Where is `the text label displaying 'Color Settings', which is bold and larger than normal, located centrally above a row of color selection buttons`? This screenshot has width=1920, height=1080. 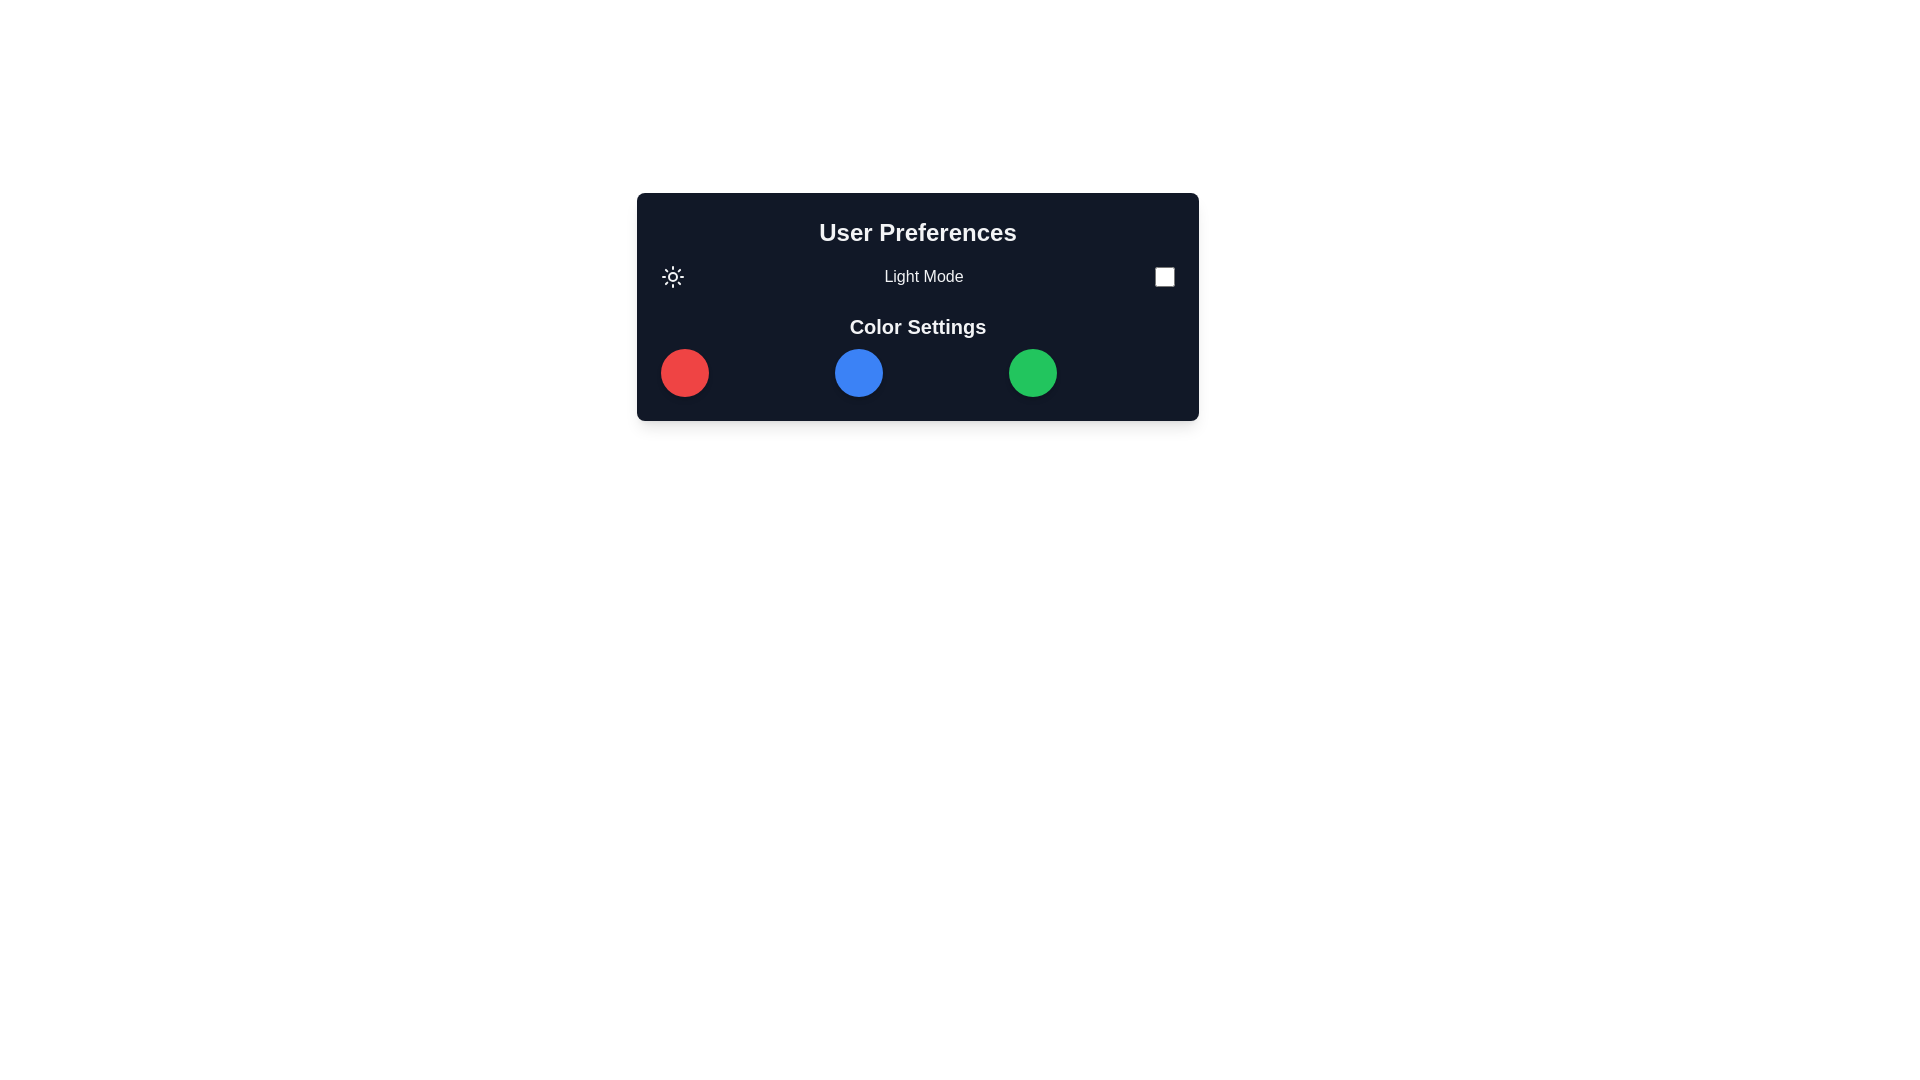 the text label displaying 'Color Settings', which is bold and larger than normal, located centrally above a row of color selection buttons is located at coordinates (916, 326).